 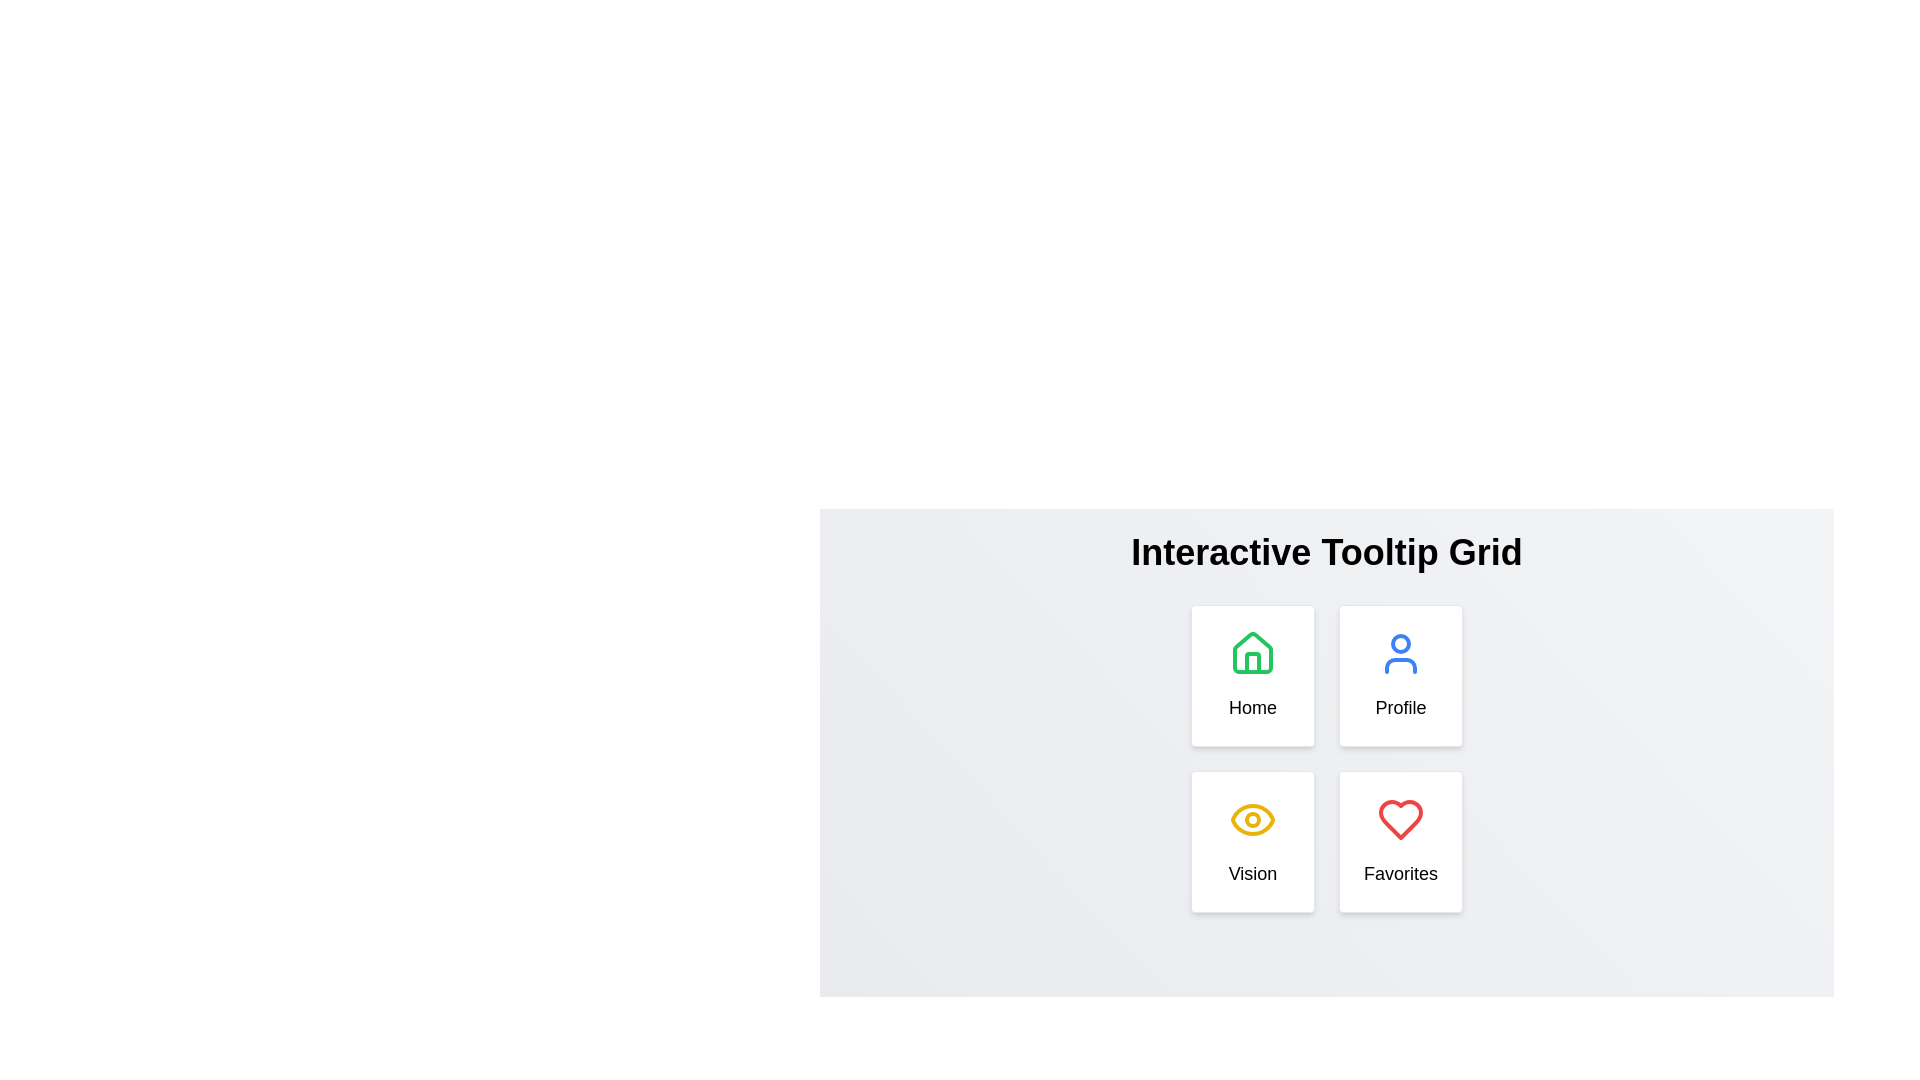 I want to click on the heart icon labeled 'Favorites' in the bottom right cell of the grid layout, so click(x=1400, y=820).